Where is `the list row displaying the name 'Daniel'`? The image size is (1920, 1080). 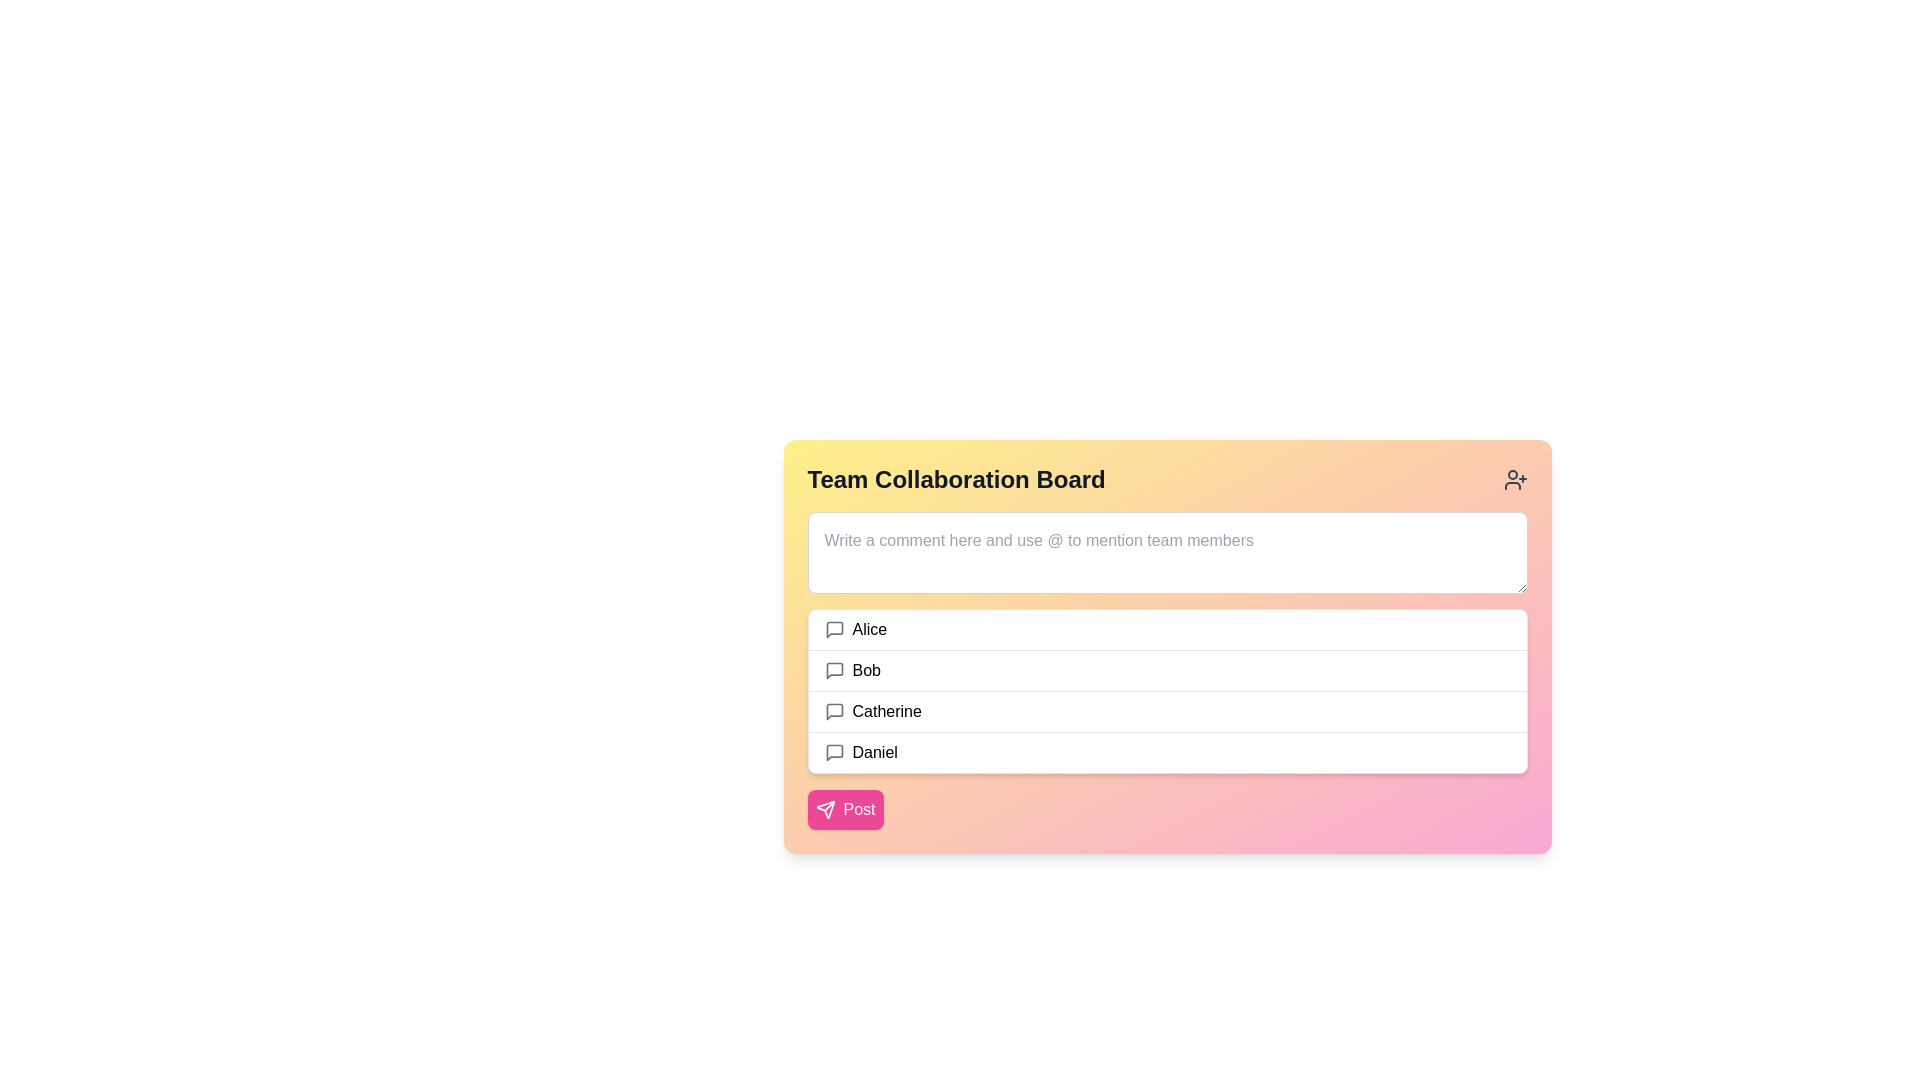
the list row displaying the name 'Daniel' is located at coordinates (1167, 752).